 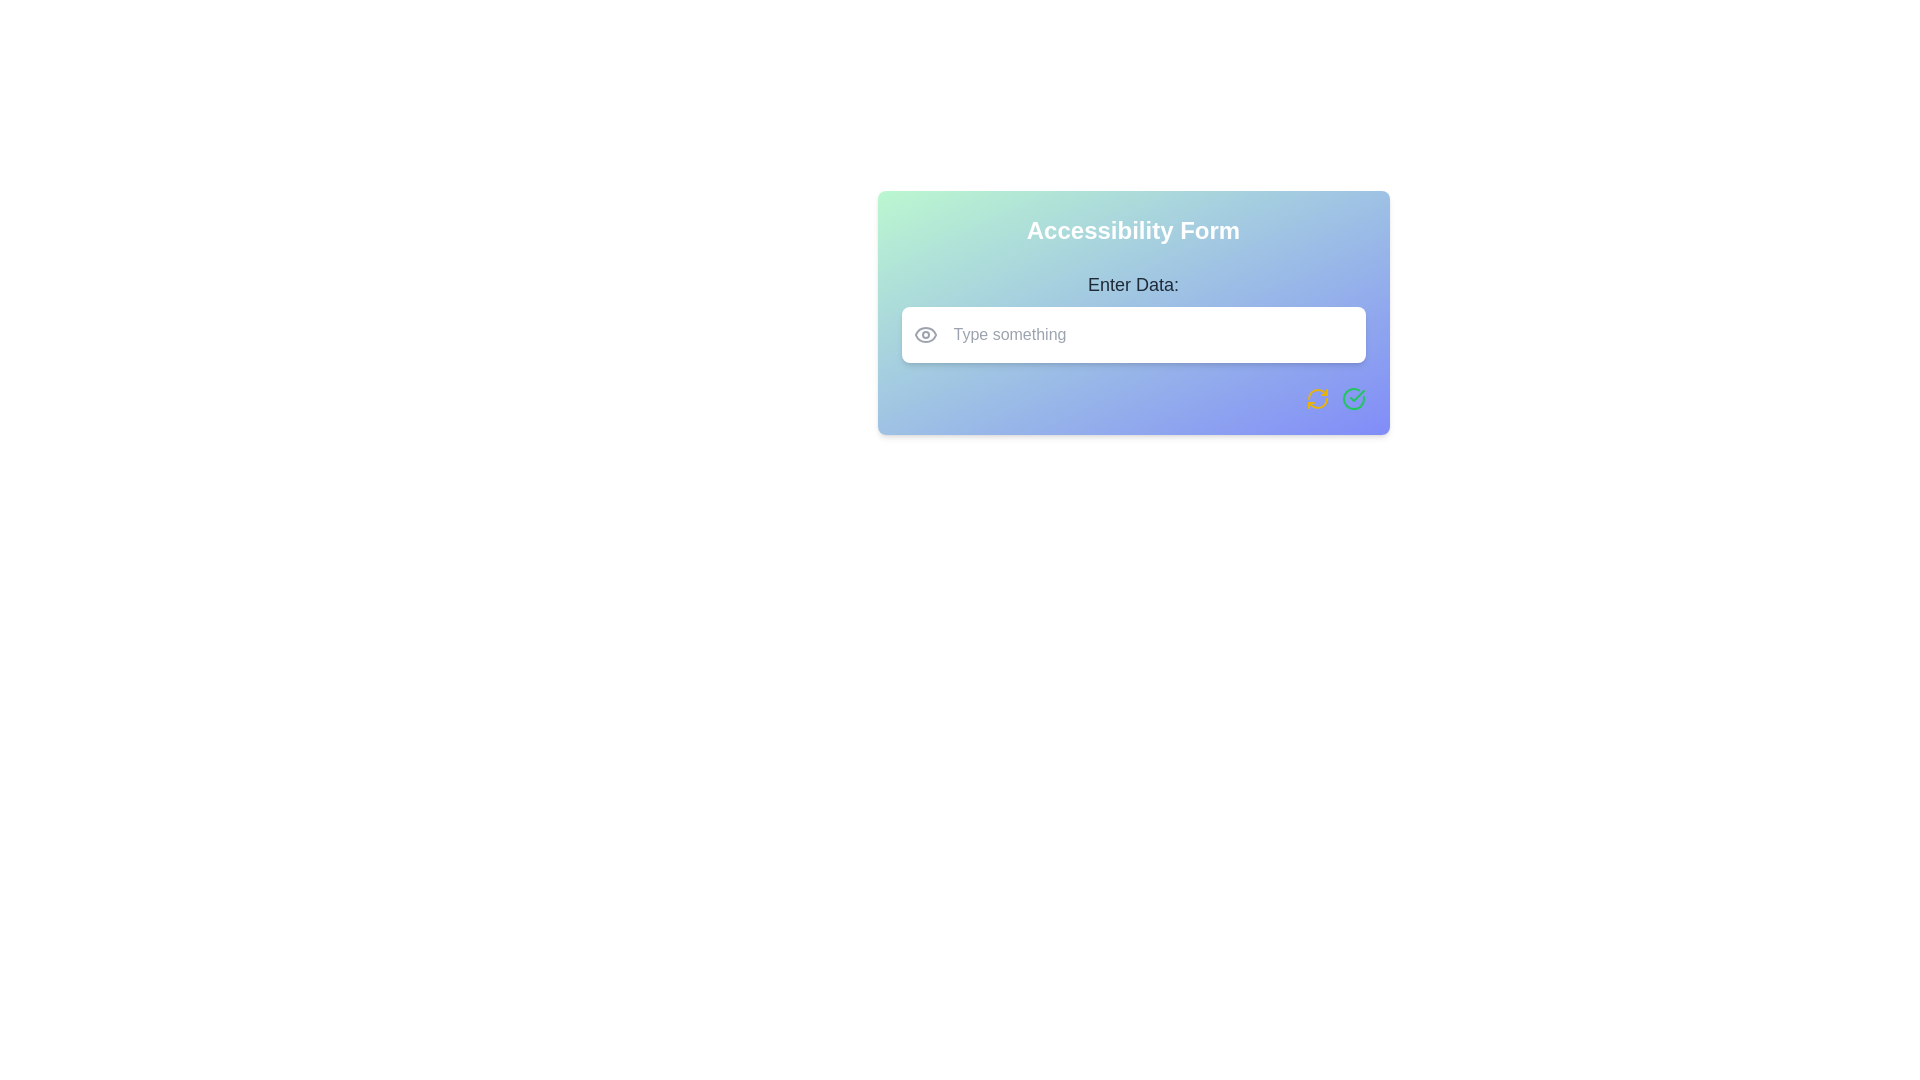 What do you see at coordinates (924, 334) in the screenshot?
I see `the outer shape of the eye icon in the Accessibility Form input field area` at bounding box center [924, 334].